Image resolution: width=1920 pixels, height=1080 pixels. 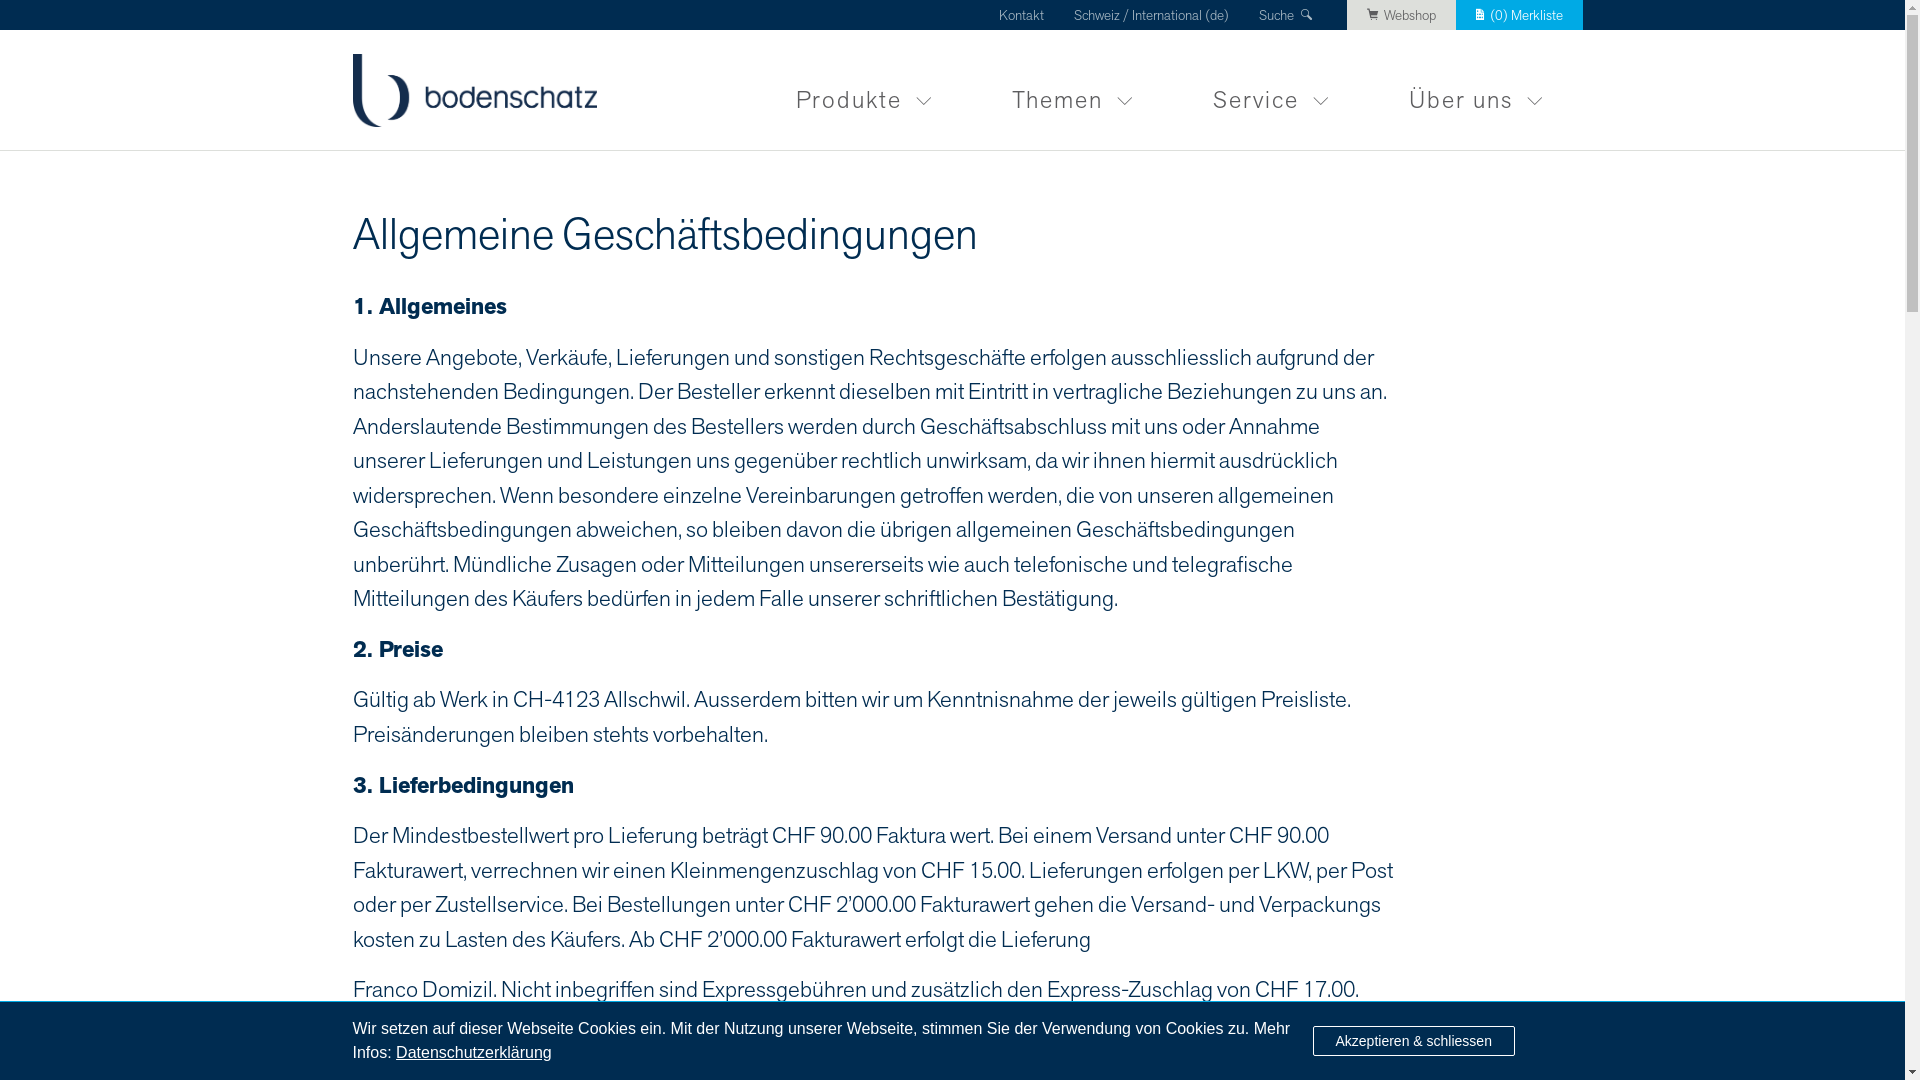 What do you see at coordinates (1411, 1040) in the screenshot?
I see `'Akzeptieren & schliessen'` at bounding box center [1411, 1040].